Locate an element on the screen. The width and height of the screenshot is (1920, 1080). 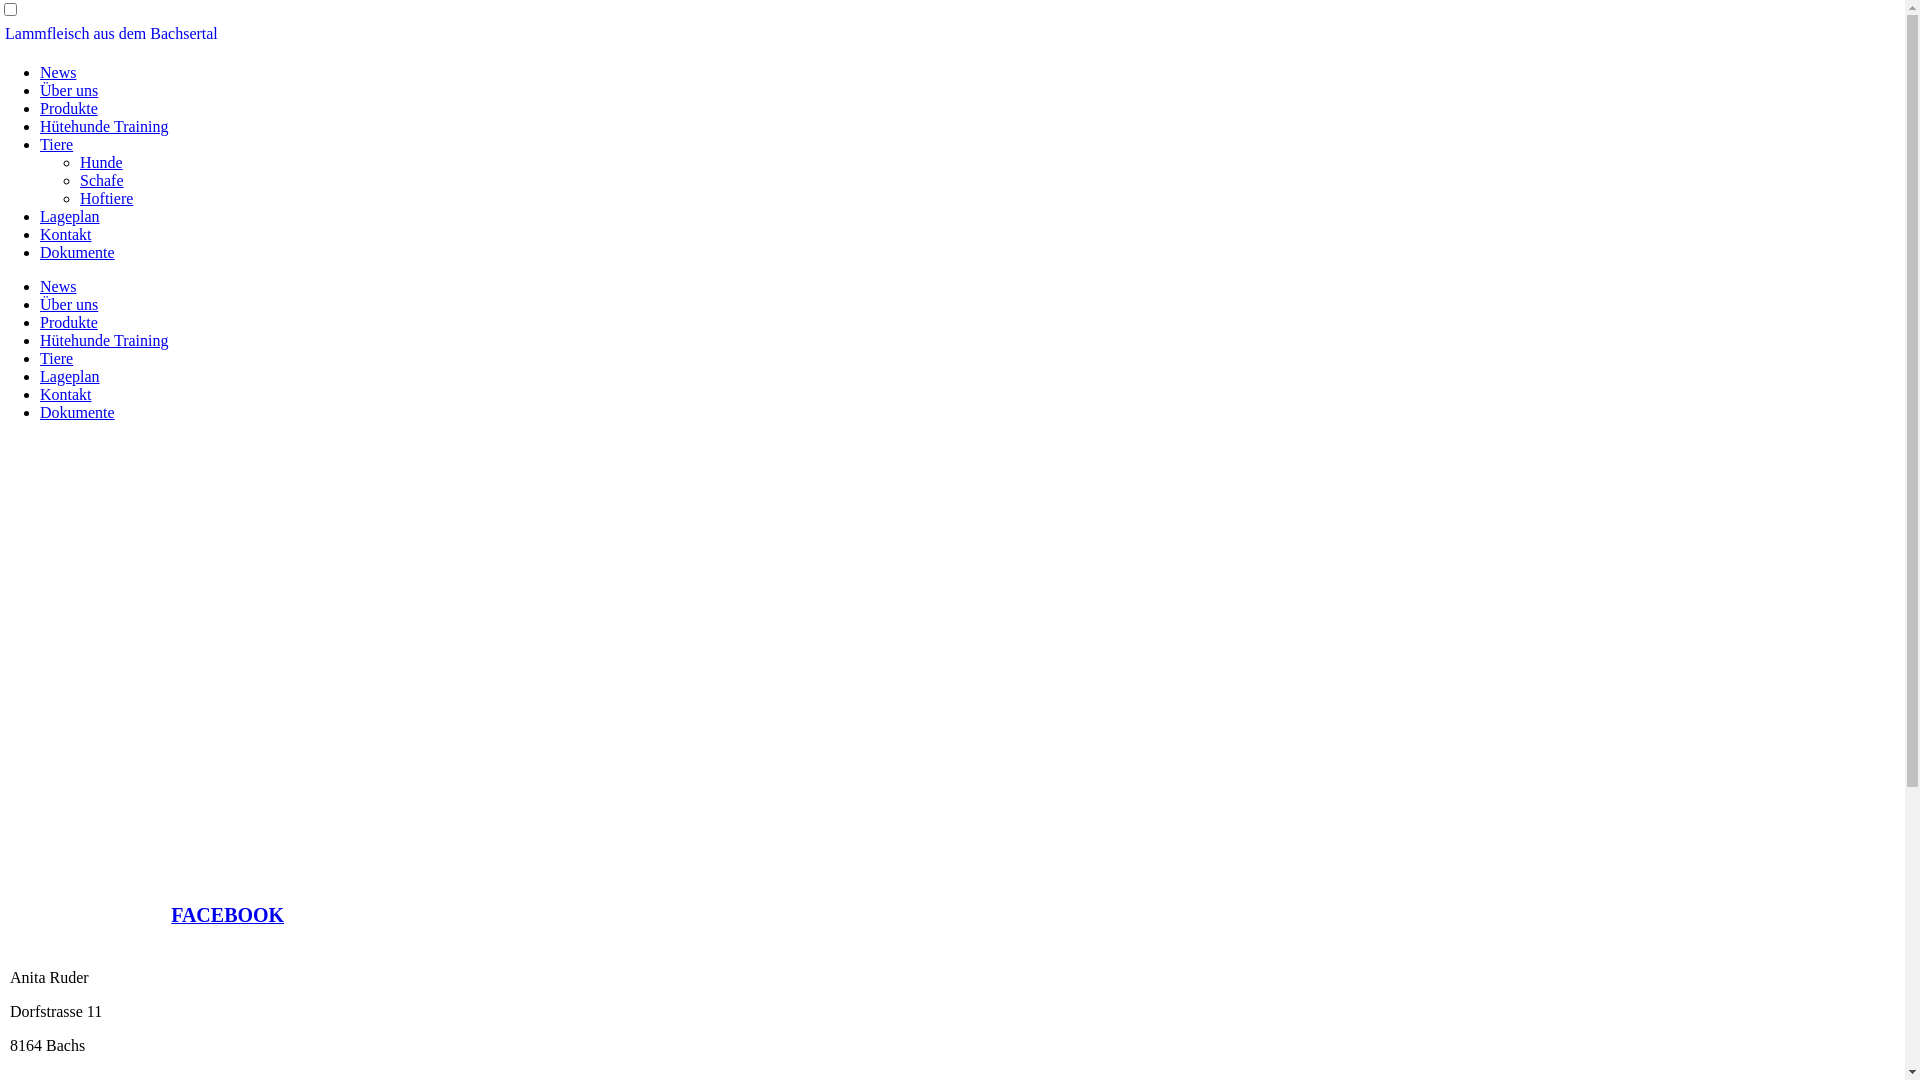
'Produkte' is located at coordinates (68, 321).